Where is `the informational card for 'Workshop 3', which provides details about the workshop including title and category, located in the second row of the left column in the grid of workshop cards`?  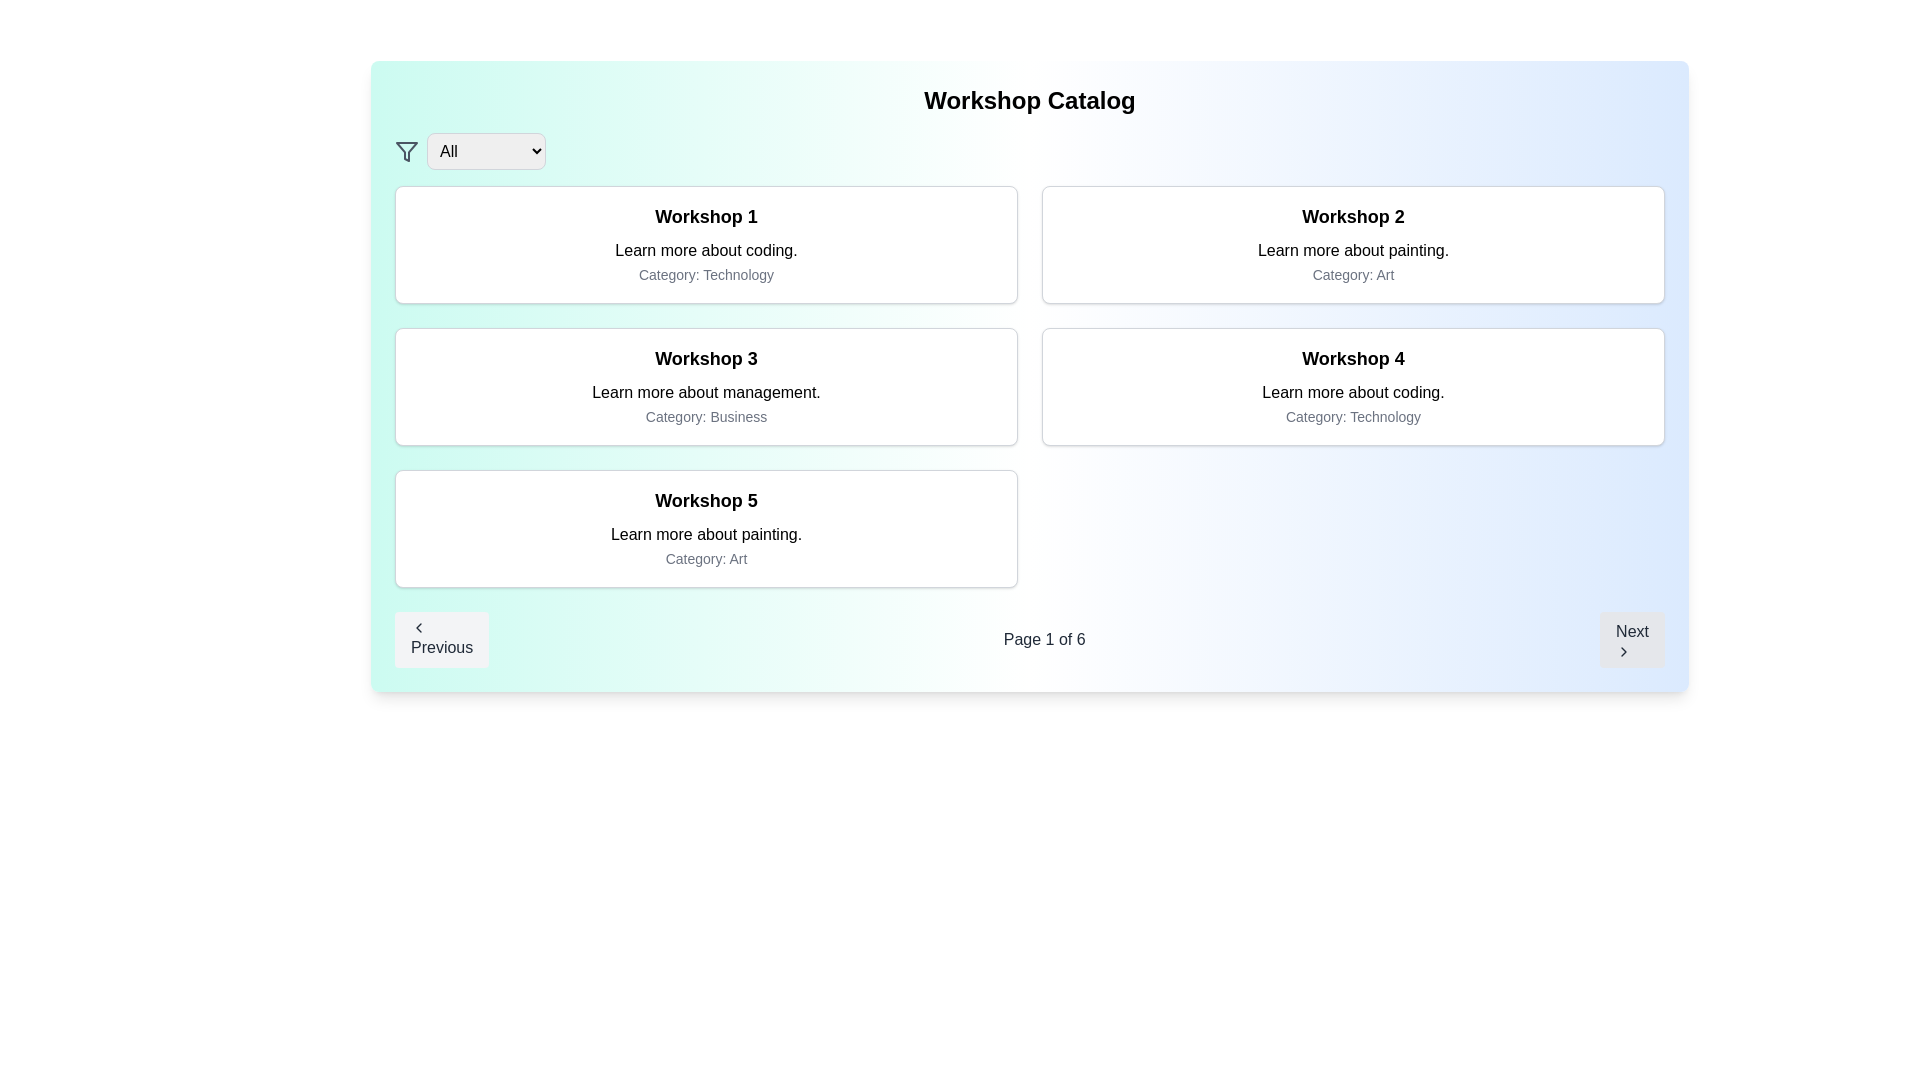
the informational card for 'Workshop 3', which provides details about the workshop including title and category, located in the second row of the left column in the grid of workshop cards is located at coordinates (706, 386).